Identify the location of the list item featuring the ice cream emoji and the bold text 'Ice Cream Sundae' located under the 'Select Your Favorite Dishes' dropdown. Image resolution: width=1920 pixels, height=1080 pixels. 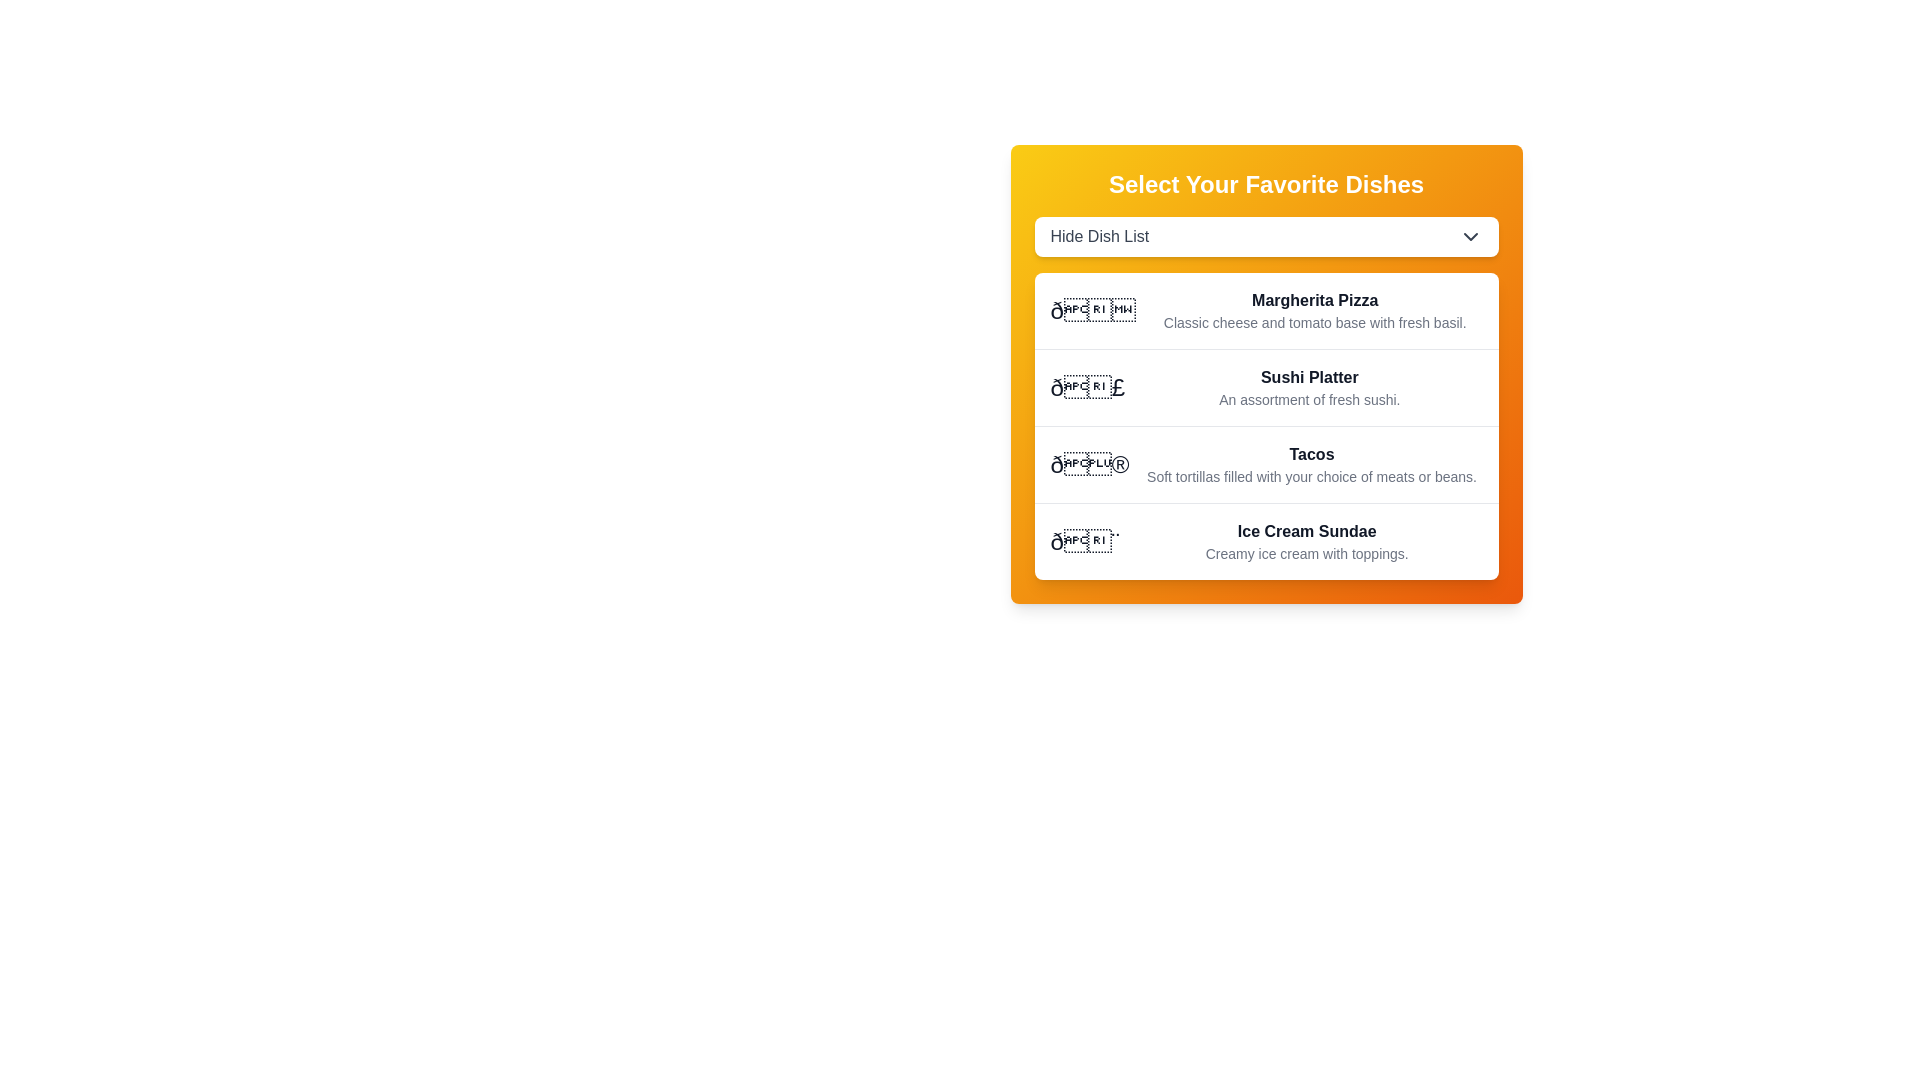
(1265, 541).